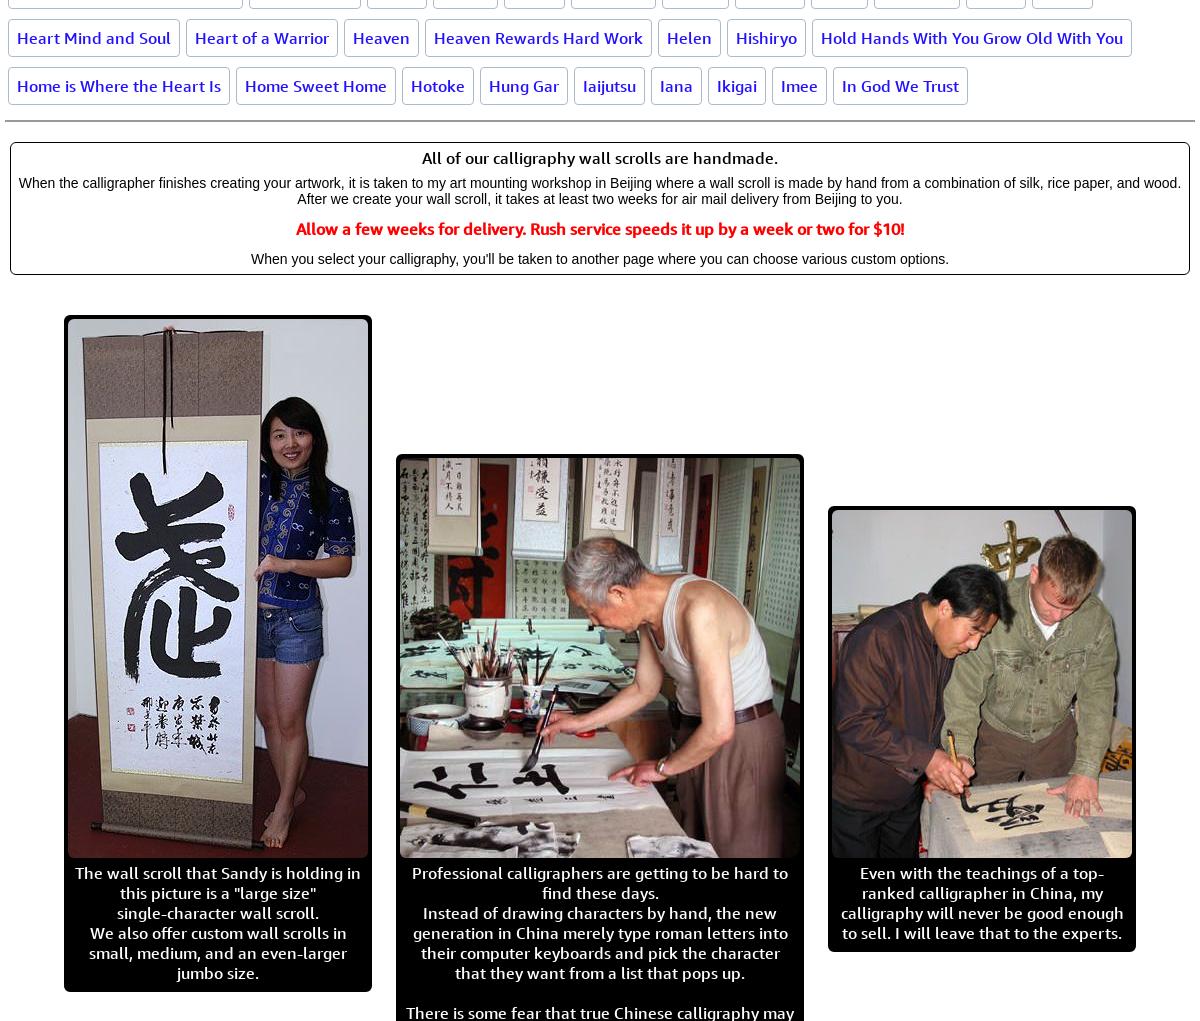  Describe the element at coordinates (735, 36) in the screenshot. I see `'Hishiryo'` at that location.